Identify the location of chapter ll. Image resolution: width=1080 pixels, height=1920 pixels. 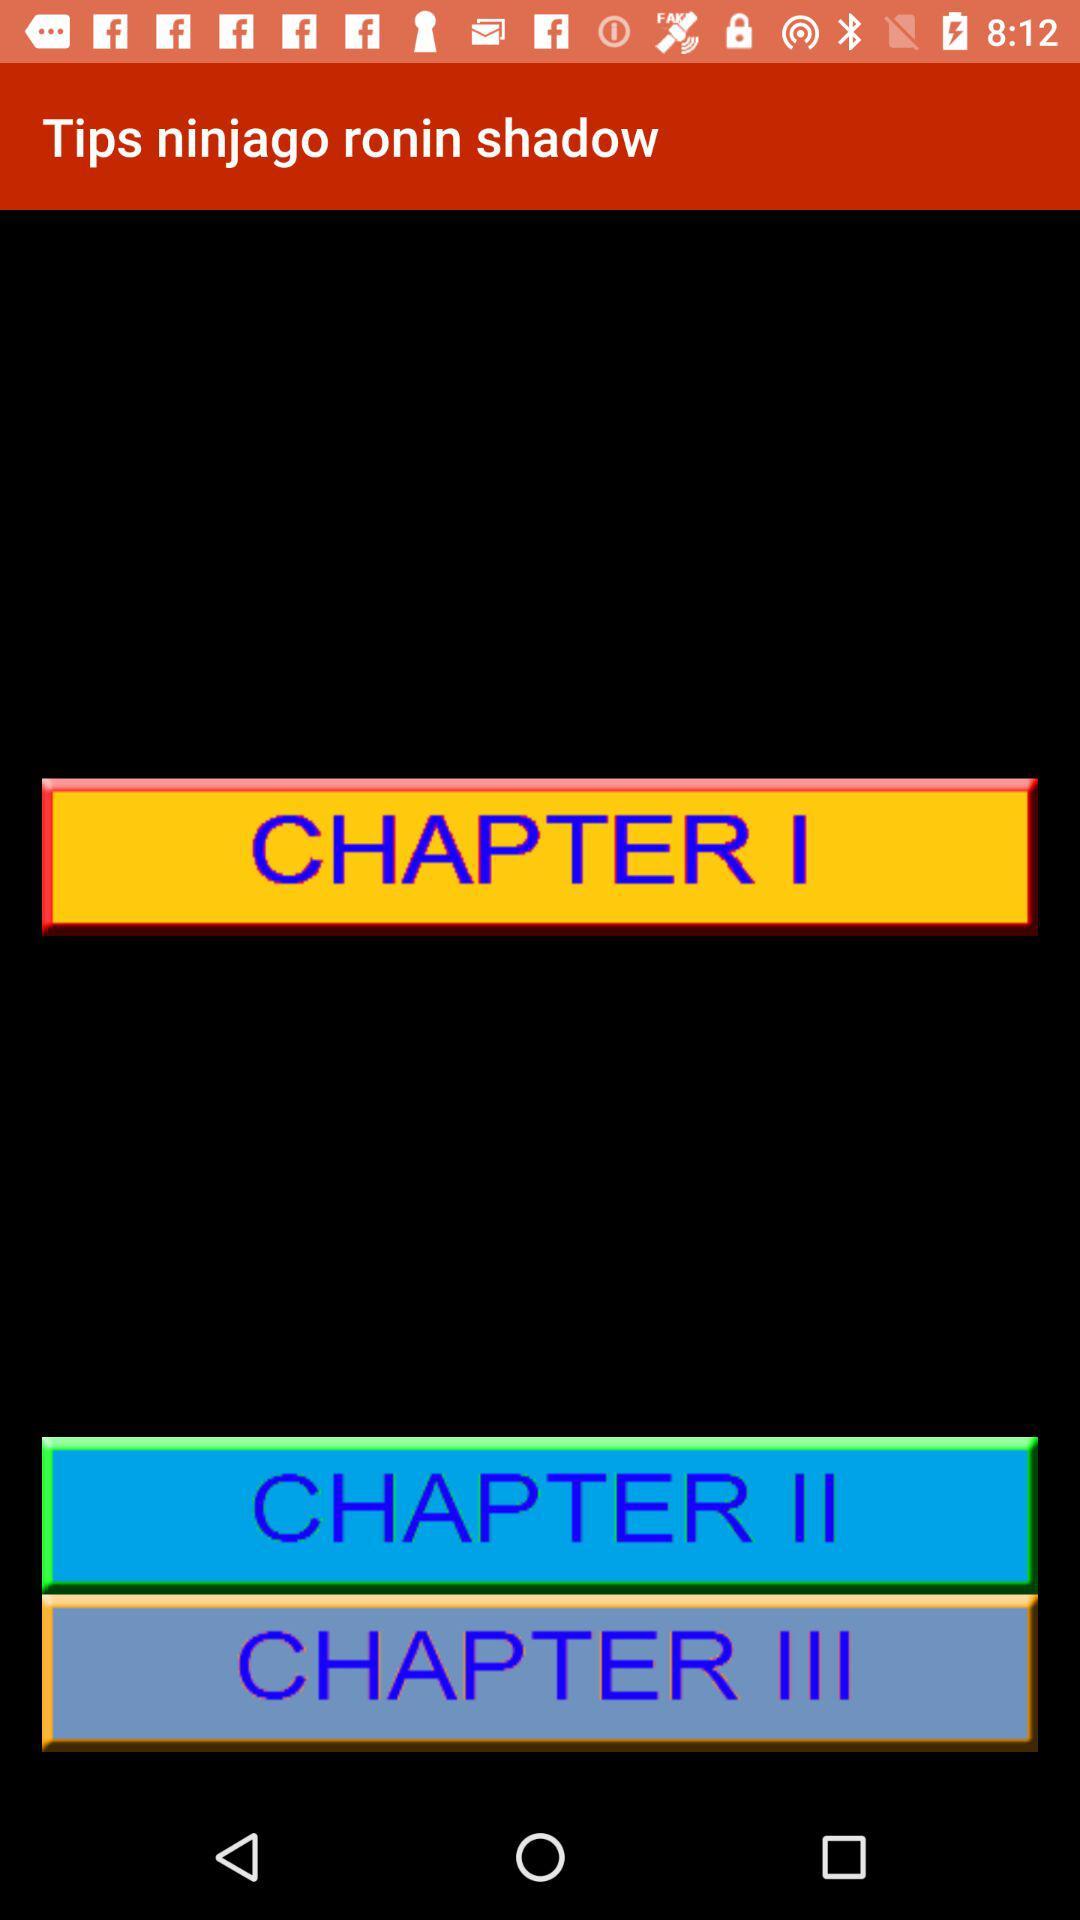
(540, 1515).